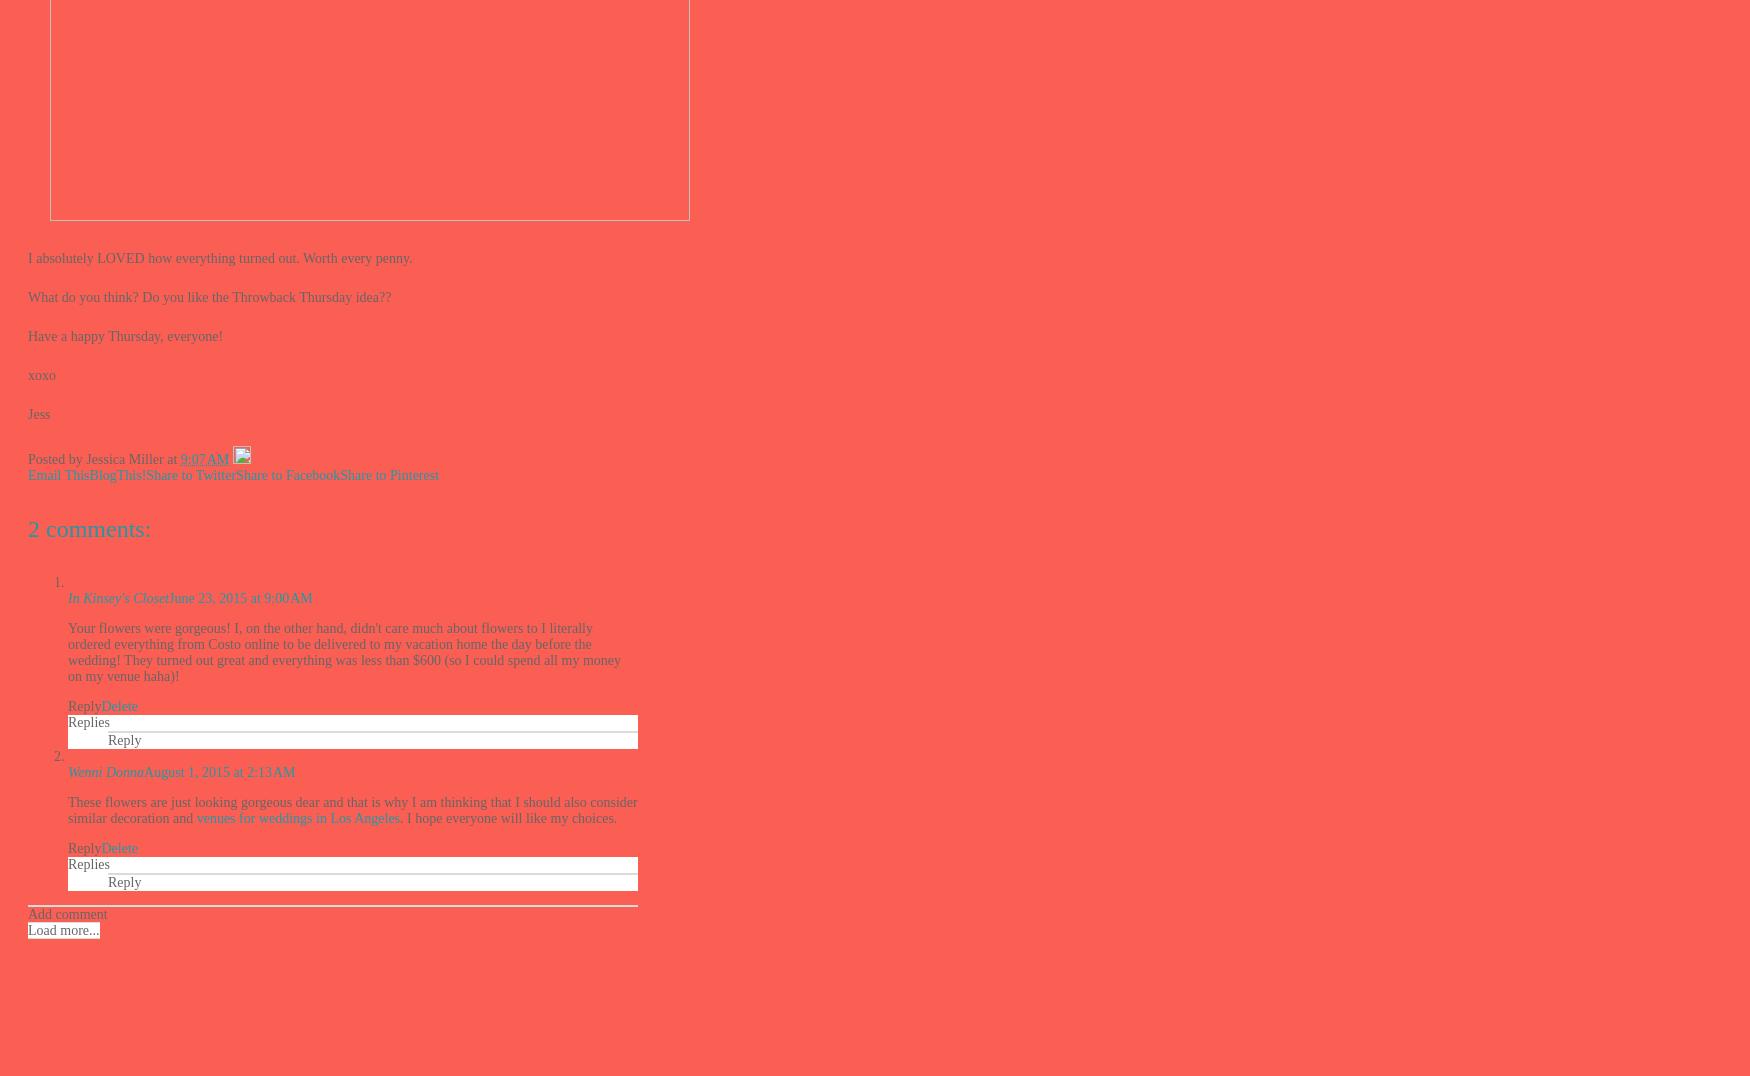 This screenshot has width=1750, height=1076. Describe the element at coordinates (68, 597) in the screenshot. I see `'In Kinsey's Closet'` at that location.